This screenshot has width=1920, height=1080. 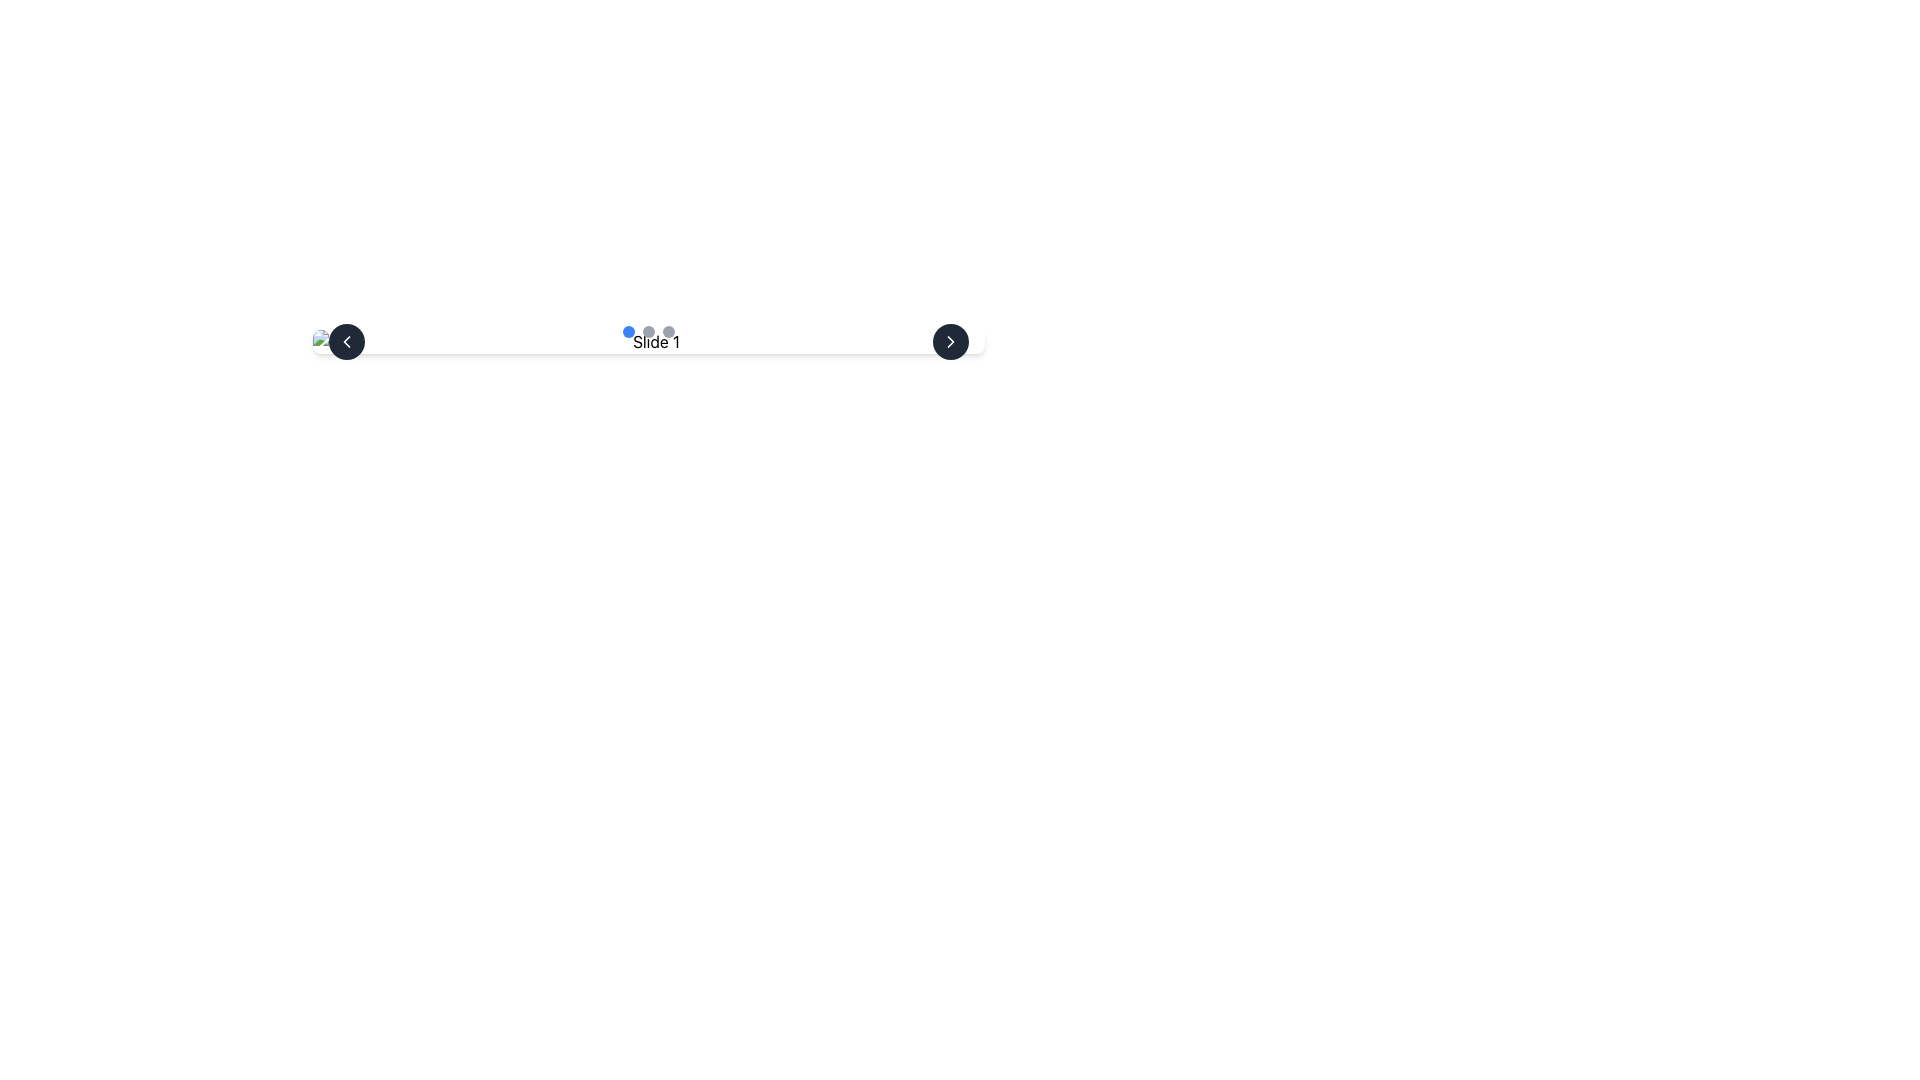 What do you see at coordinates (949, 341) in the screenshot?
I see `the SVG arrow icon which is located inside a circular button at the far-right position of the horizontal navigation bar` at bounding box center [949, 341].